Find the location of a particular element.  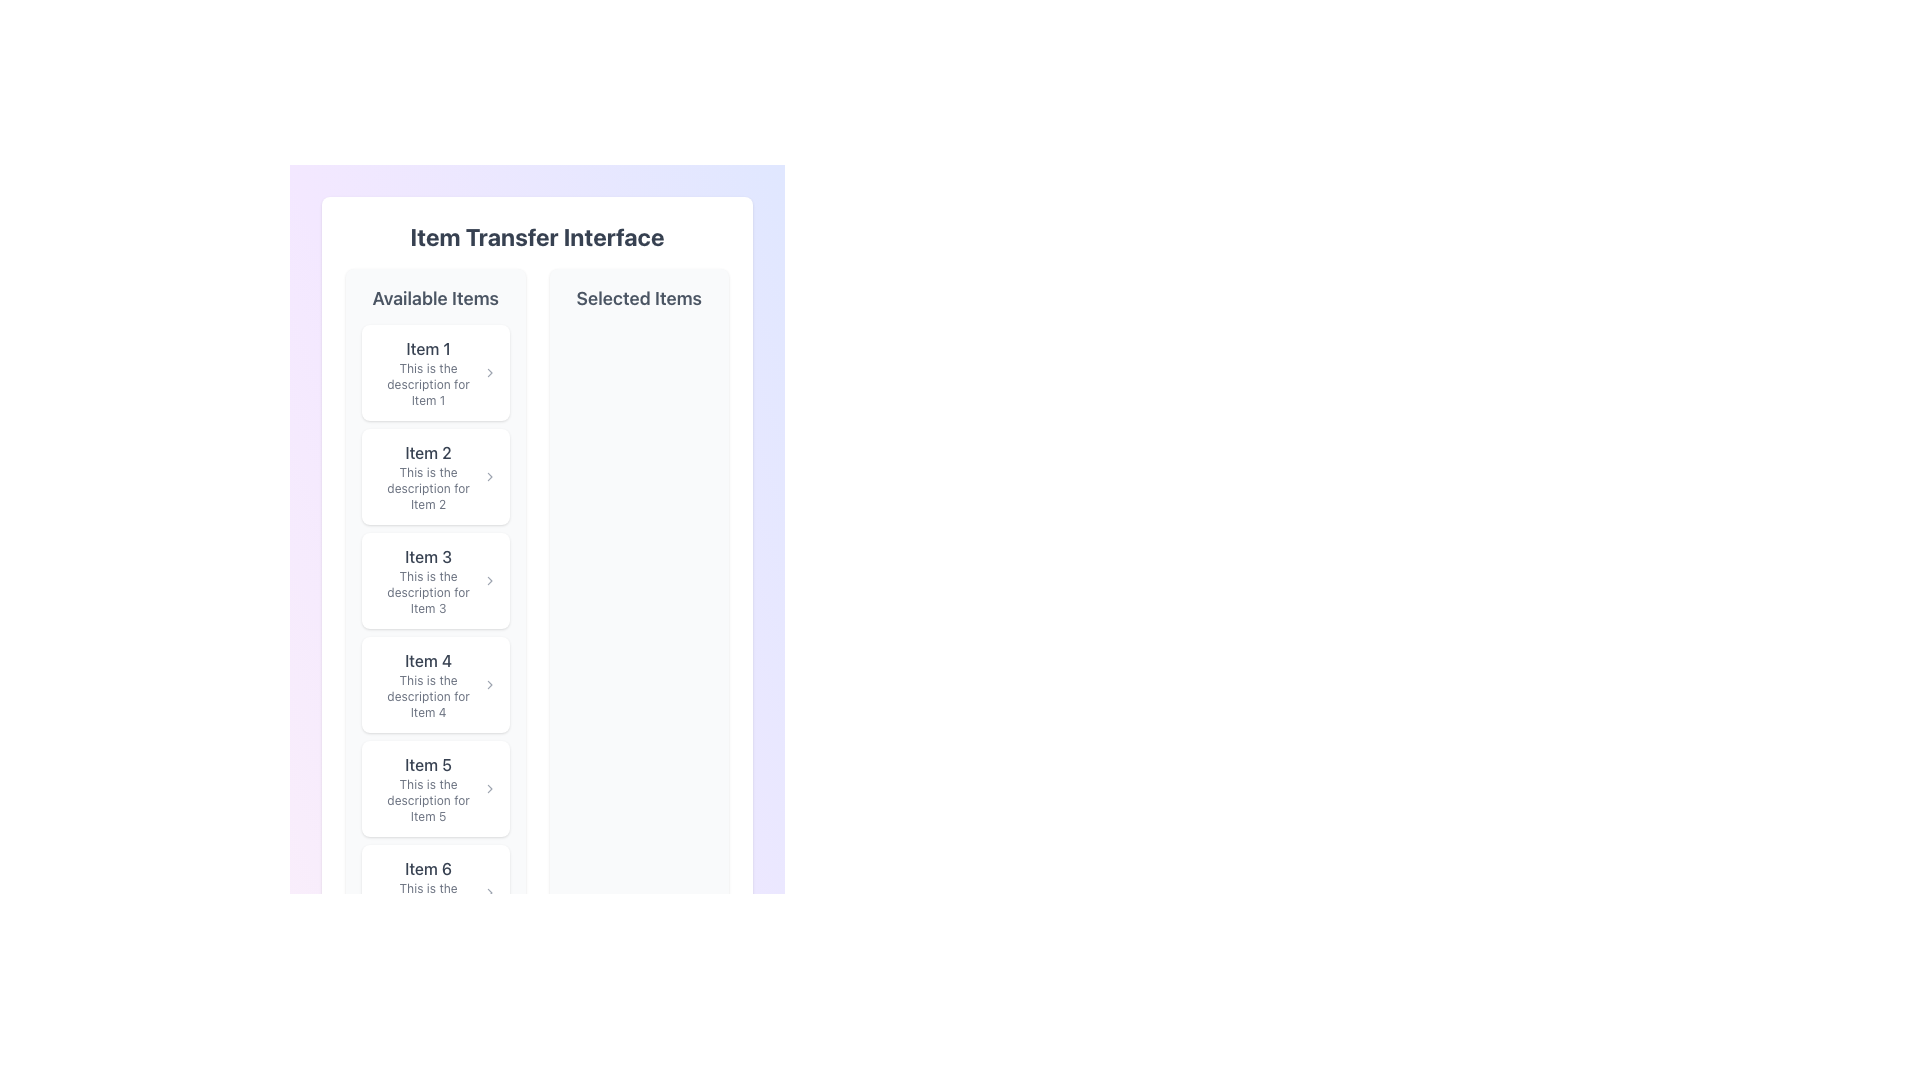

the first list item labeled 'Item 1' in the 'Available Items' column of the 'Item Transfer Interface' is located at coordinates (434, 373).